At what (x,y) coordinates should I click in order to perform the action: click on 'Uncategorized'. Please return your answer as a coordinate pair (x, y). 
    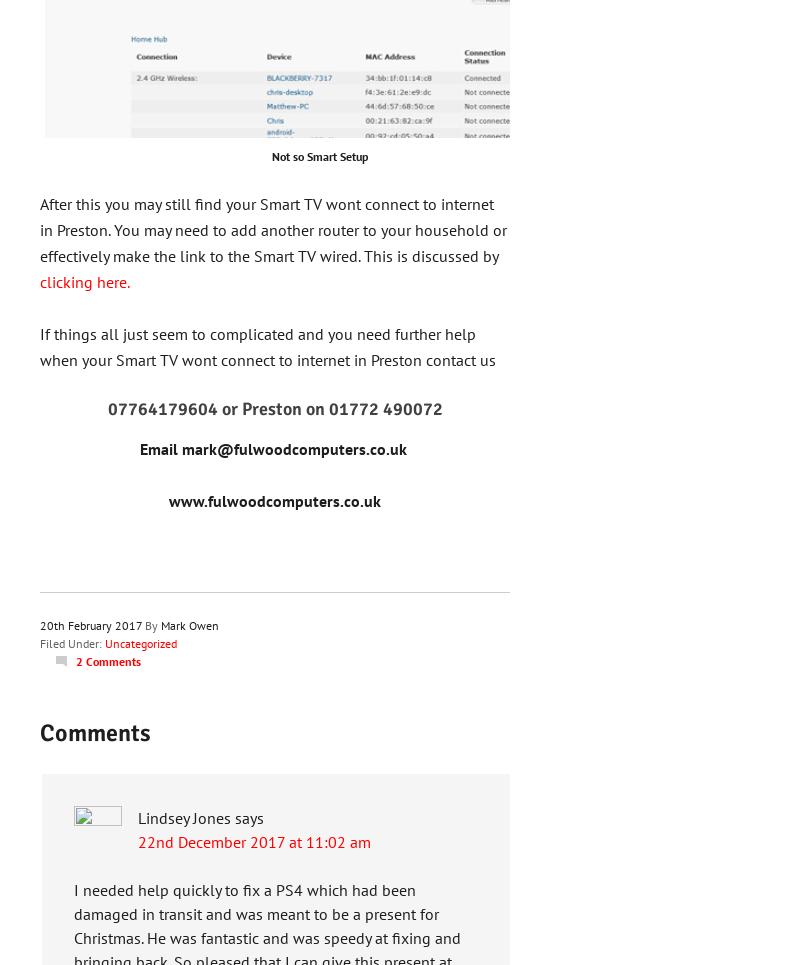
    Looking at the image, I should click on (141, 643).